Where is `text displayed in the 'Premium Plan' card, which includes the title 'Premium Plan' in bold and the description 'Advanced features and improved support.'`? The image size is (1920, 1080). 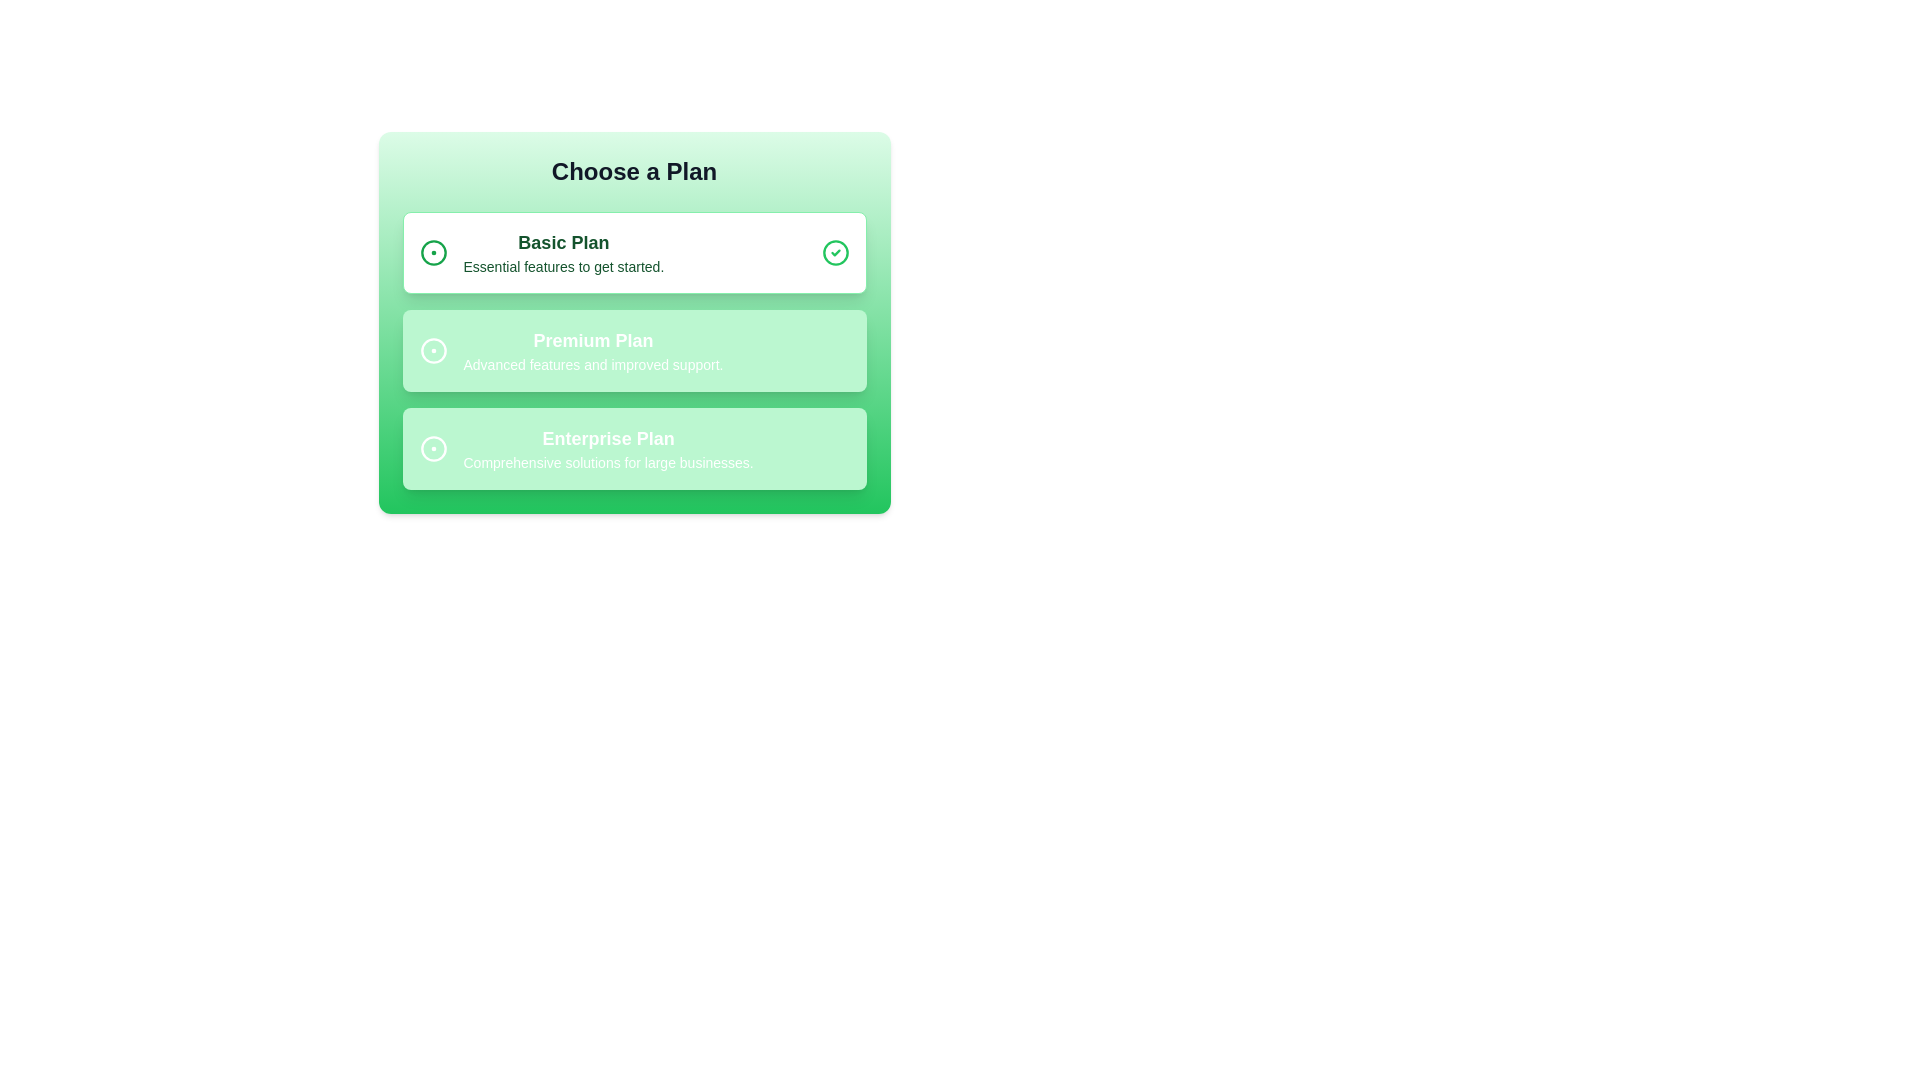
text displayed in the 'Premium Plan' card, which includes the title 'Premium Plan' in bold and the description 'Advanced features and improved support.' is located at coordinates (592, 350).